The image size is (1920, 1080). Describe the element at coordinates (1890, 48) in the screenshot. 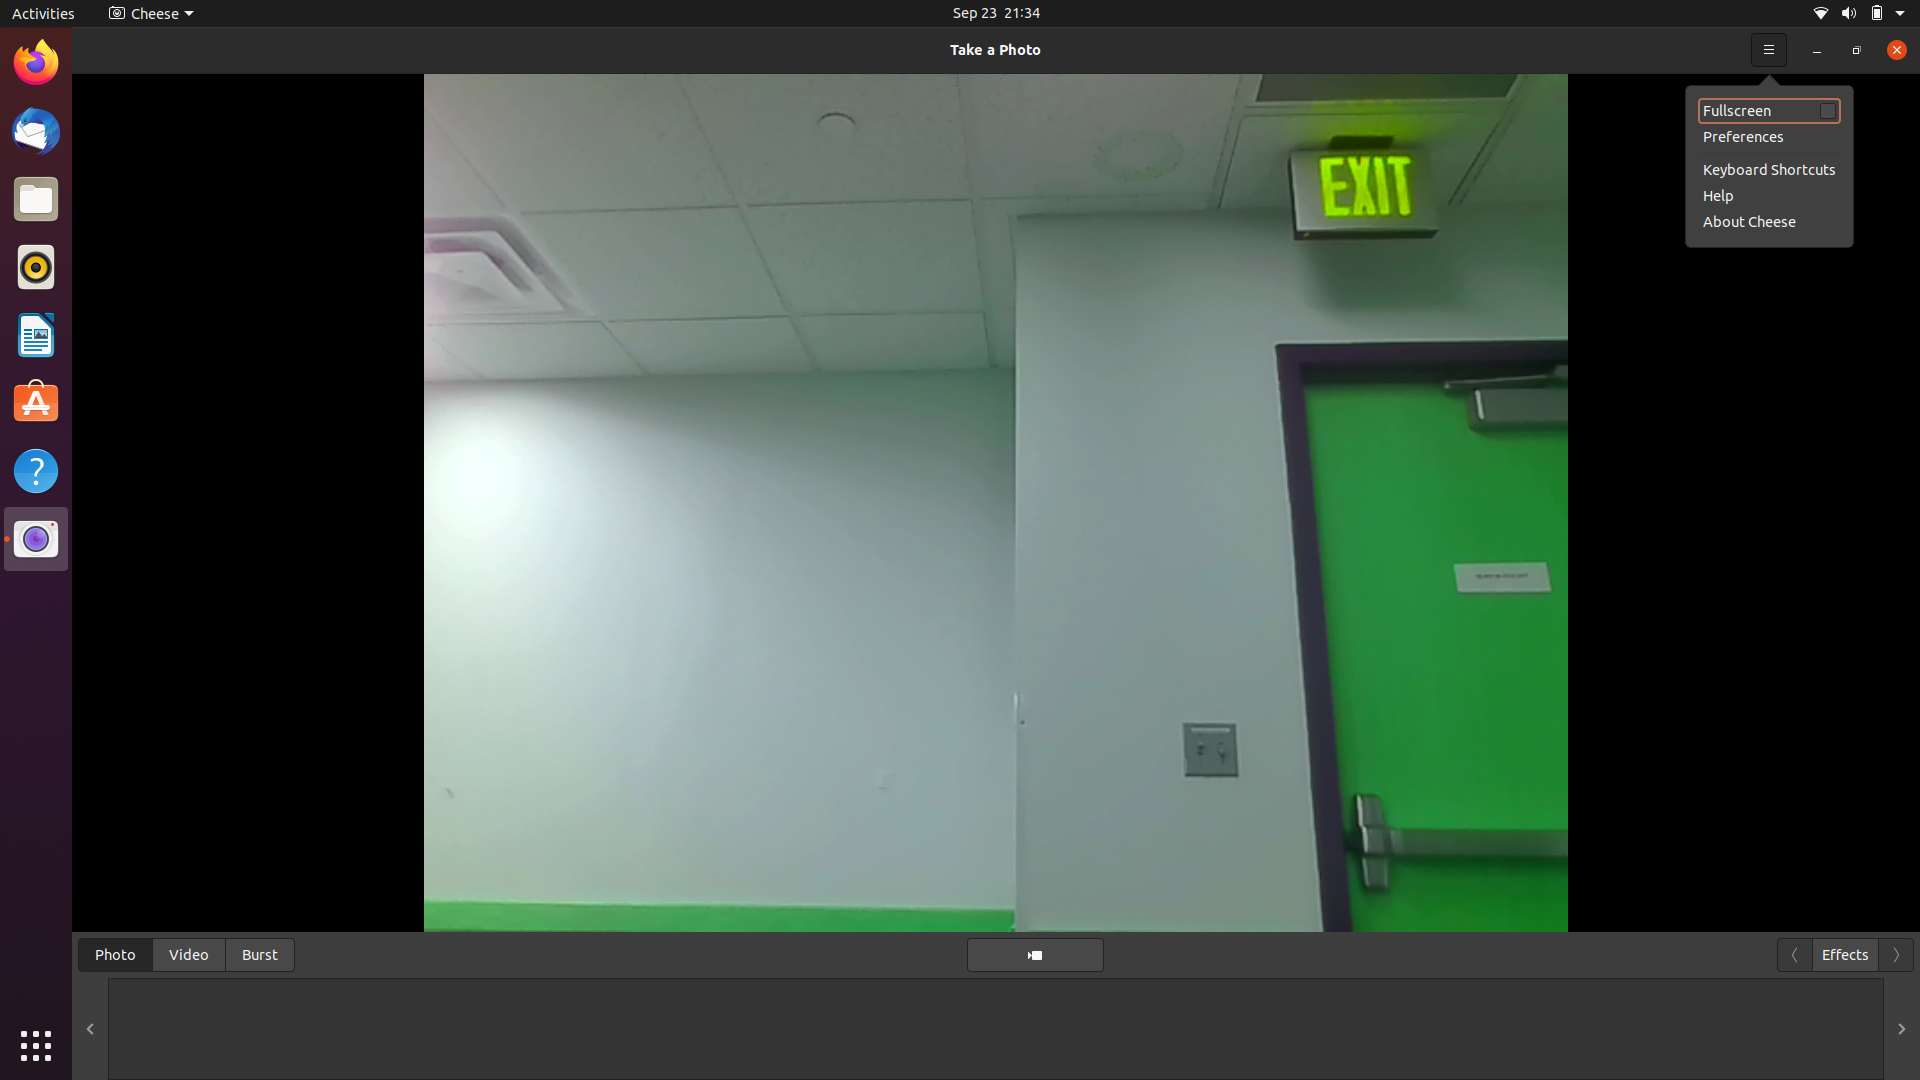

I see `Show About Cheese info` at that location.